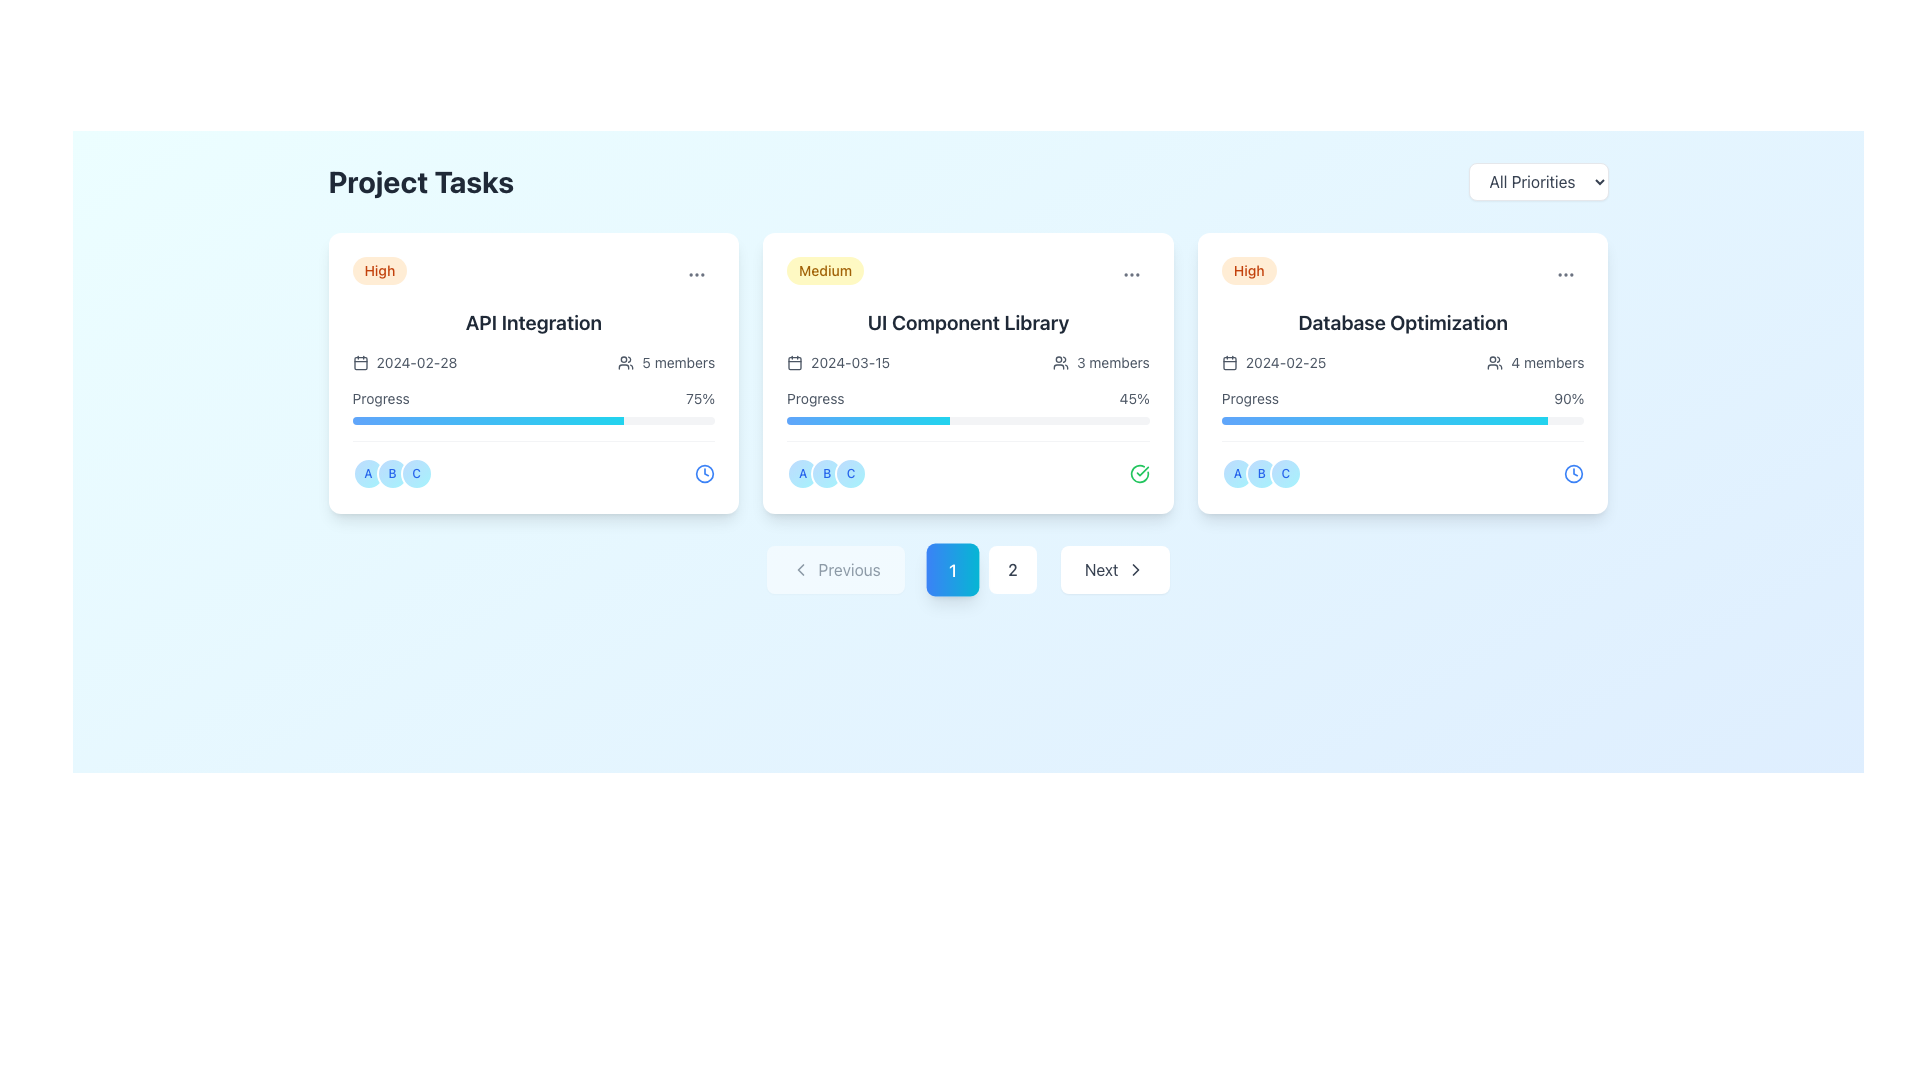 Image resolution: width=1920 pixels, height=1080 pixels. What do you see at coordinates (1248, 270) in the screenshot?
I see `text 'High' from the label component indicating the priority level of the associated task in the 'Database Optimization' card, located in the top-left section above the task title` at bounding box center [1248, 270].